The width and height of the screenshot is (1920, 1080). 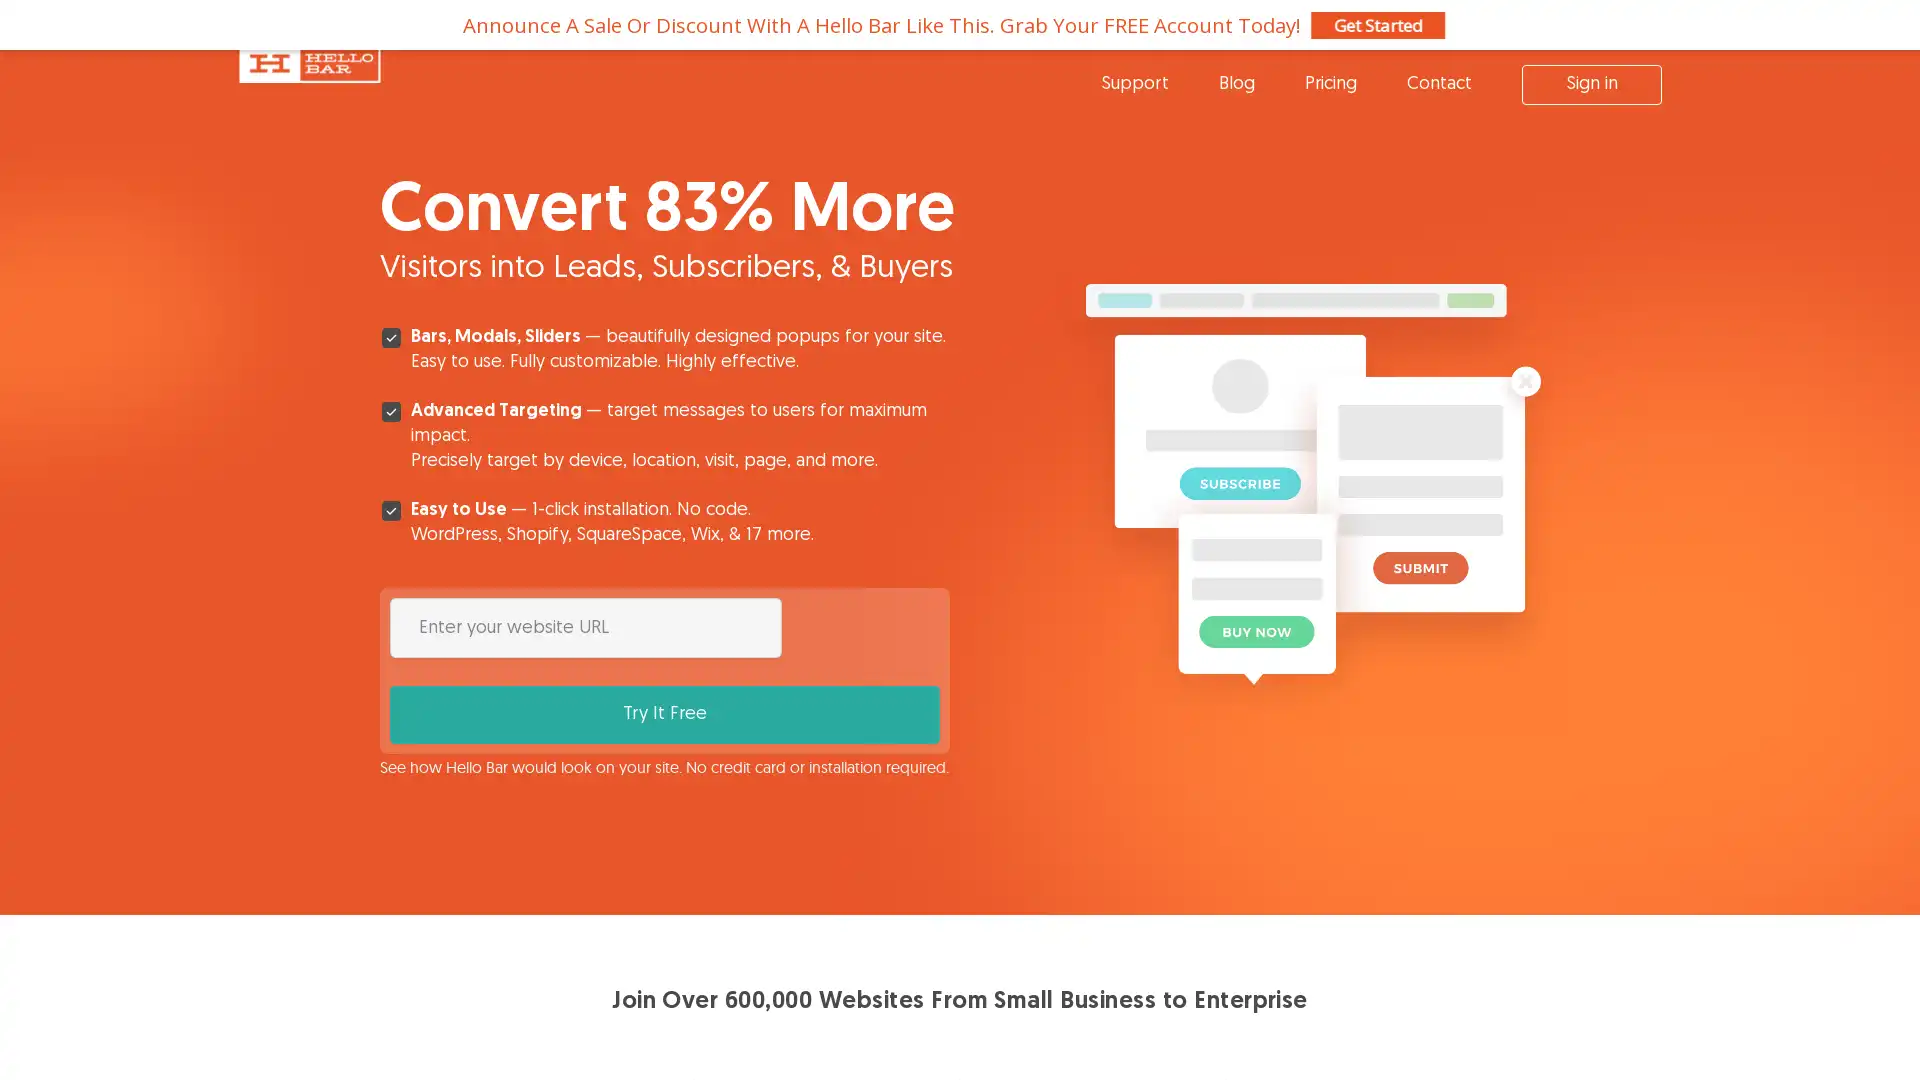 I want to click on Try It Free, so click(x=865, y=626).